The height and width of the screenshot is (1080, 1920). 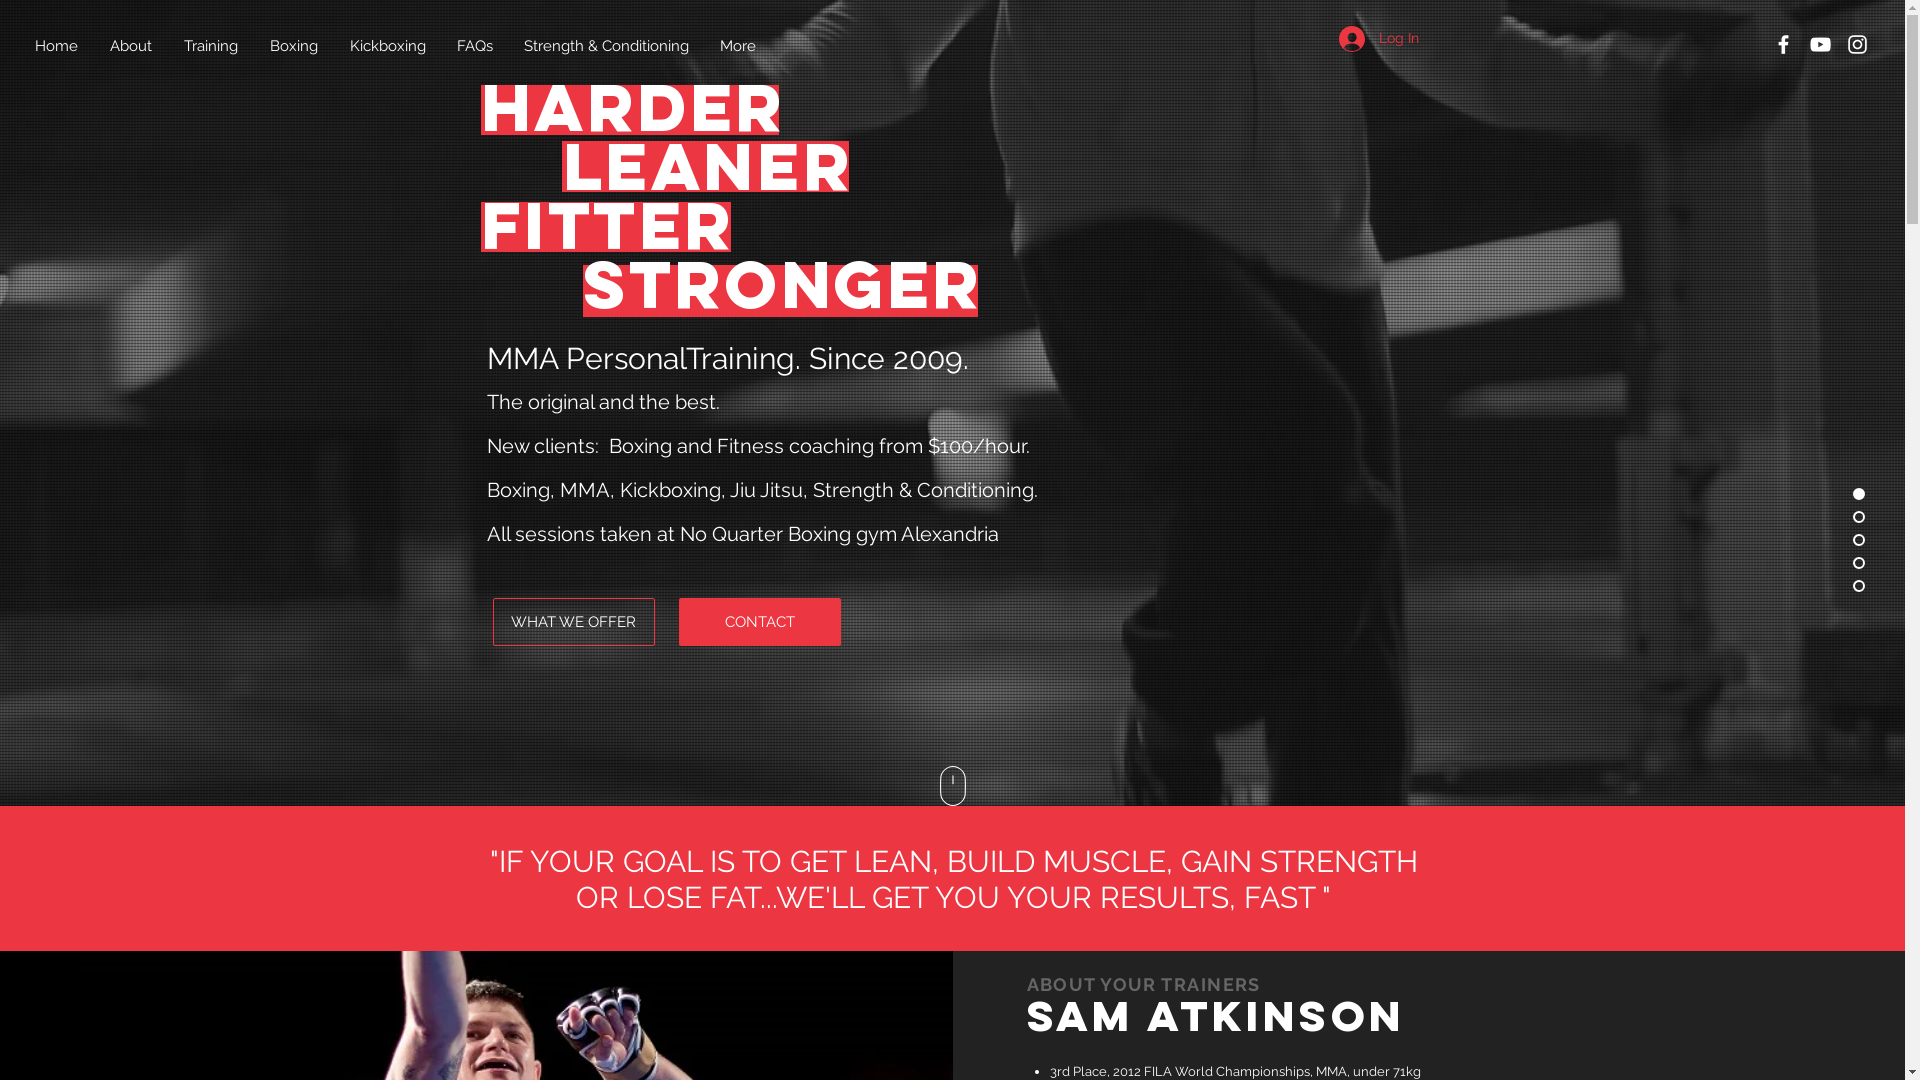 I want to click on 'Boxing', so click(x=293, y=45).